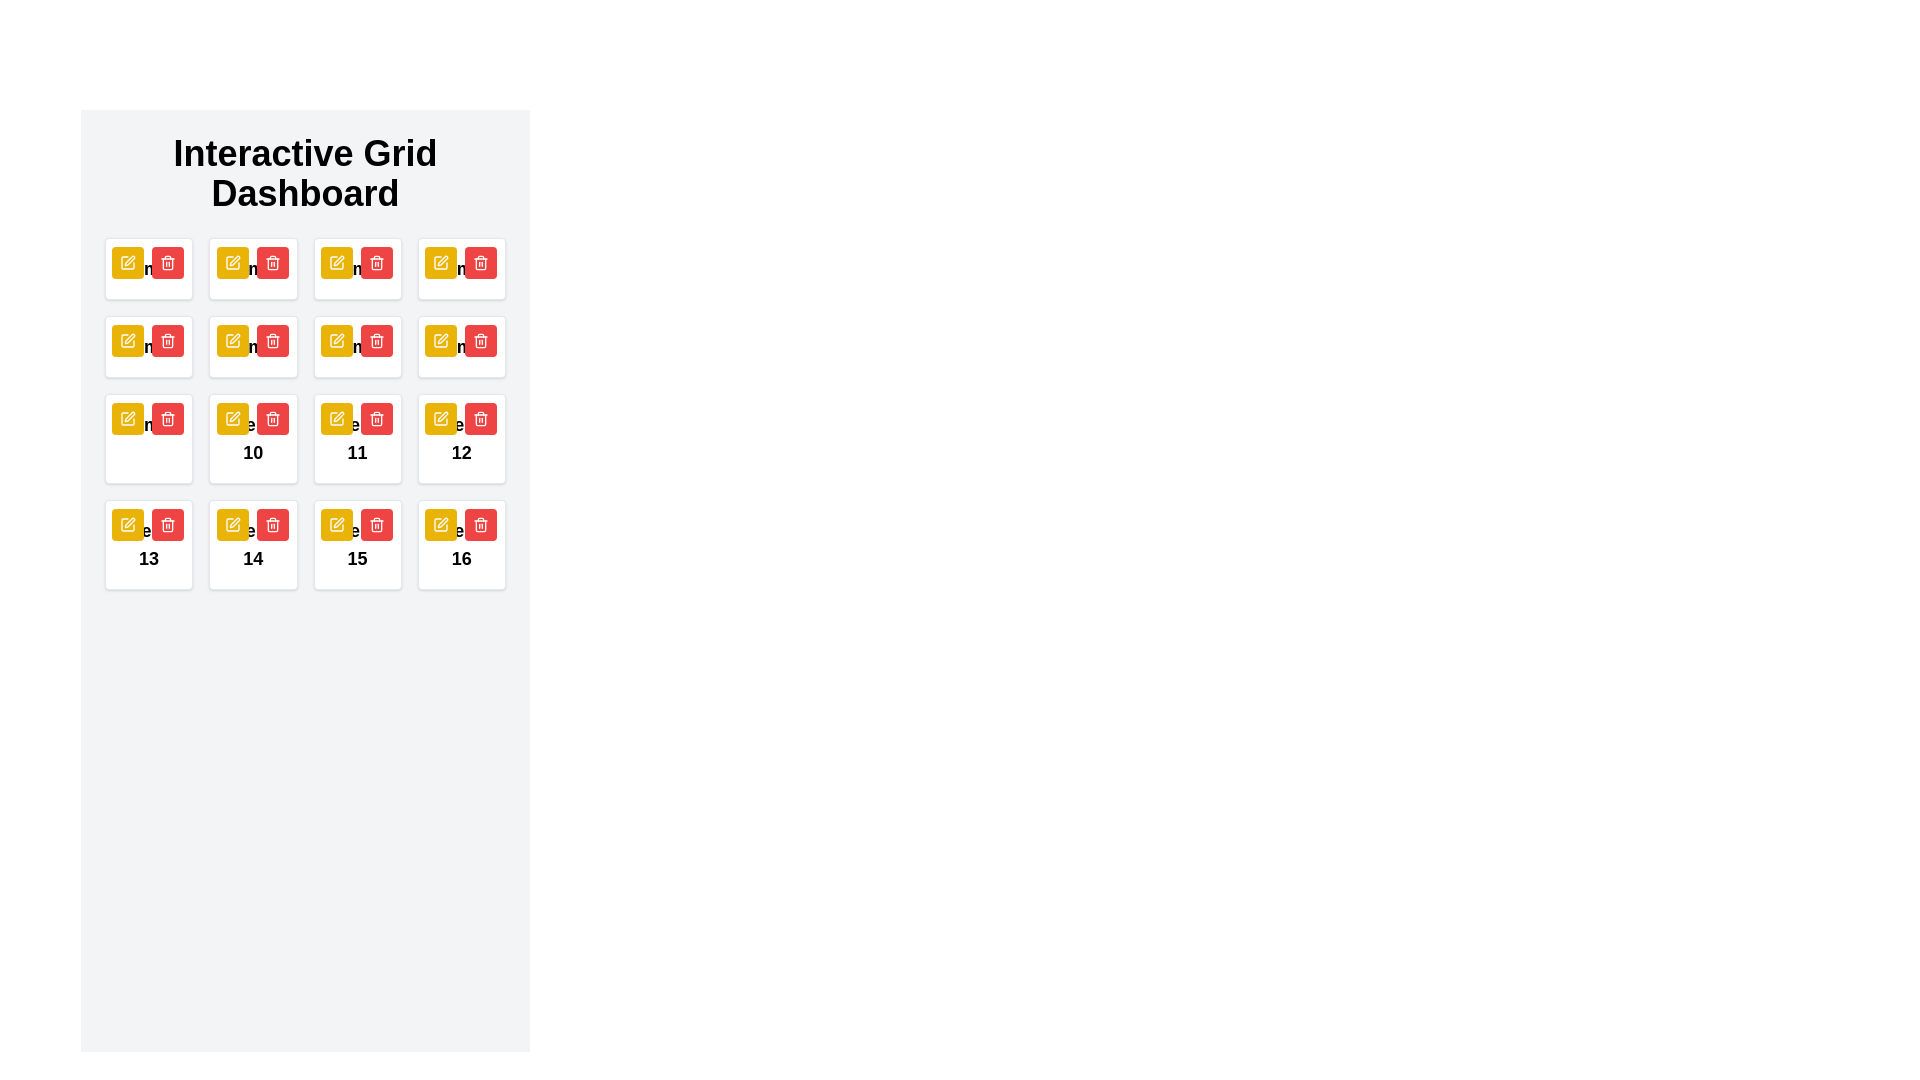  Describe the element at coordinates (147, 523) in the screenshot. I see `the left yellow button in the top-right corner of the card labeled 'Item 13'` at that location.